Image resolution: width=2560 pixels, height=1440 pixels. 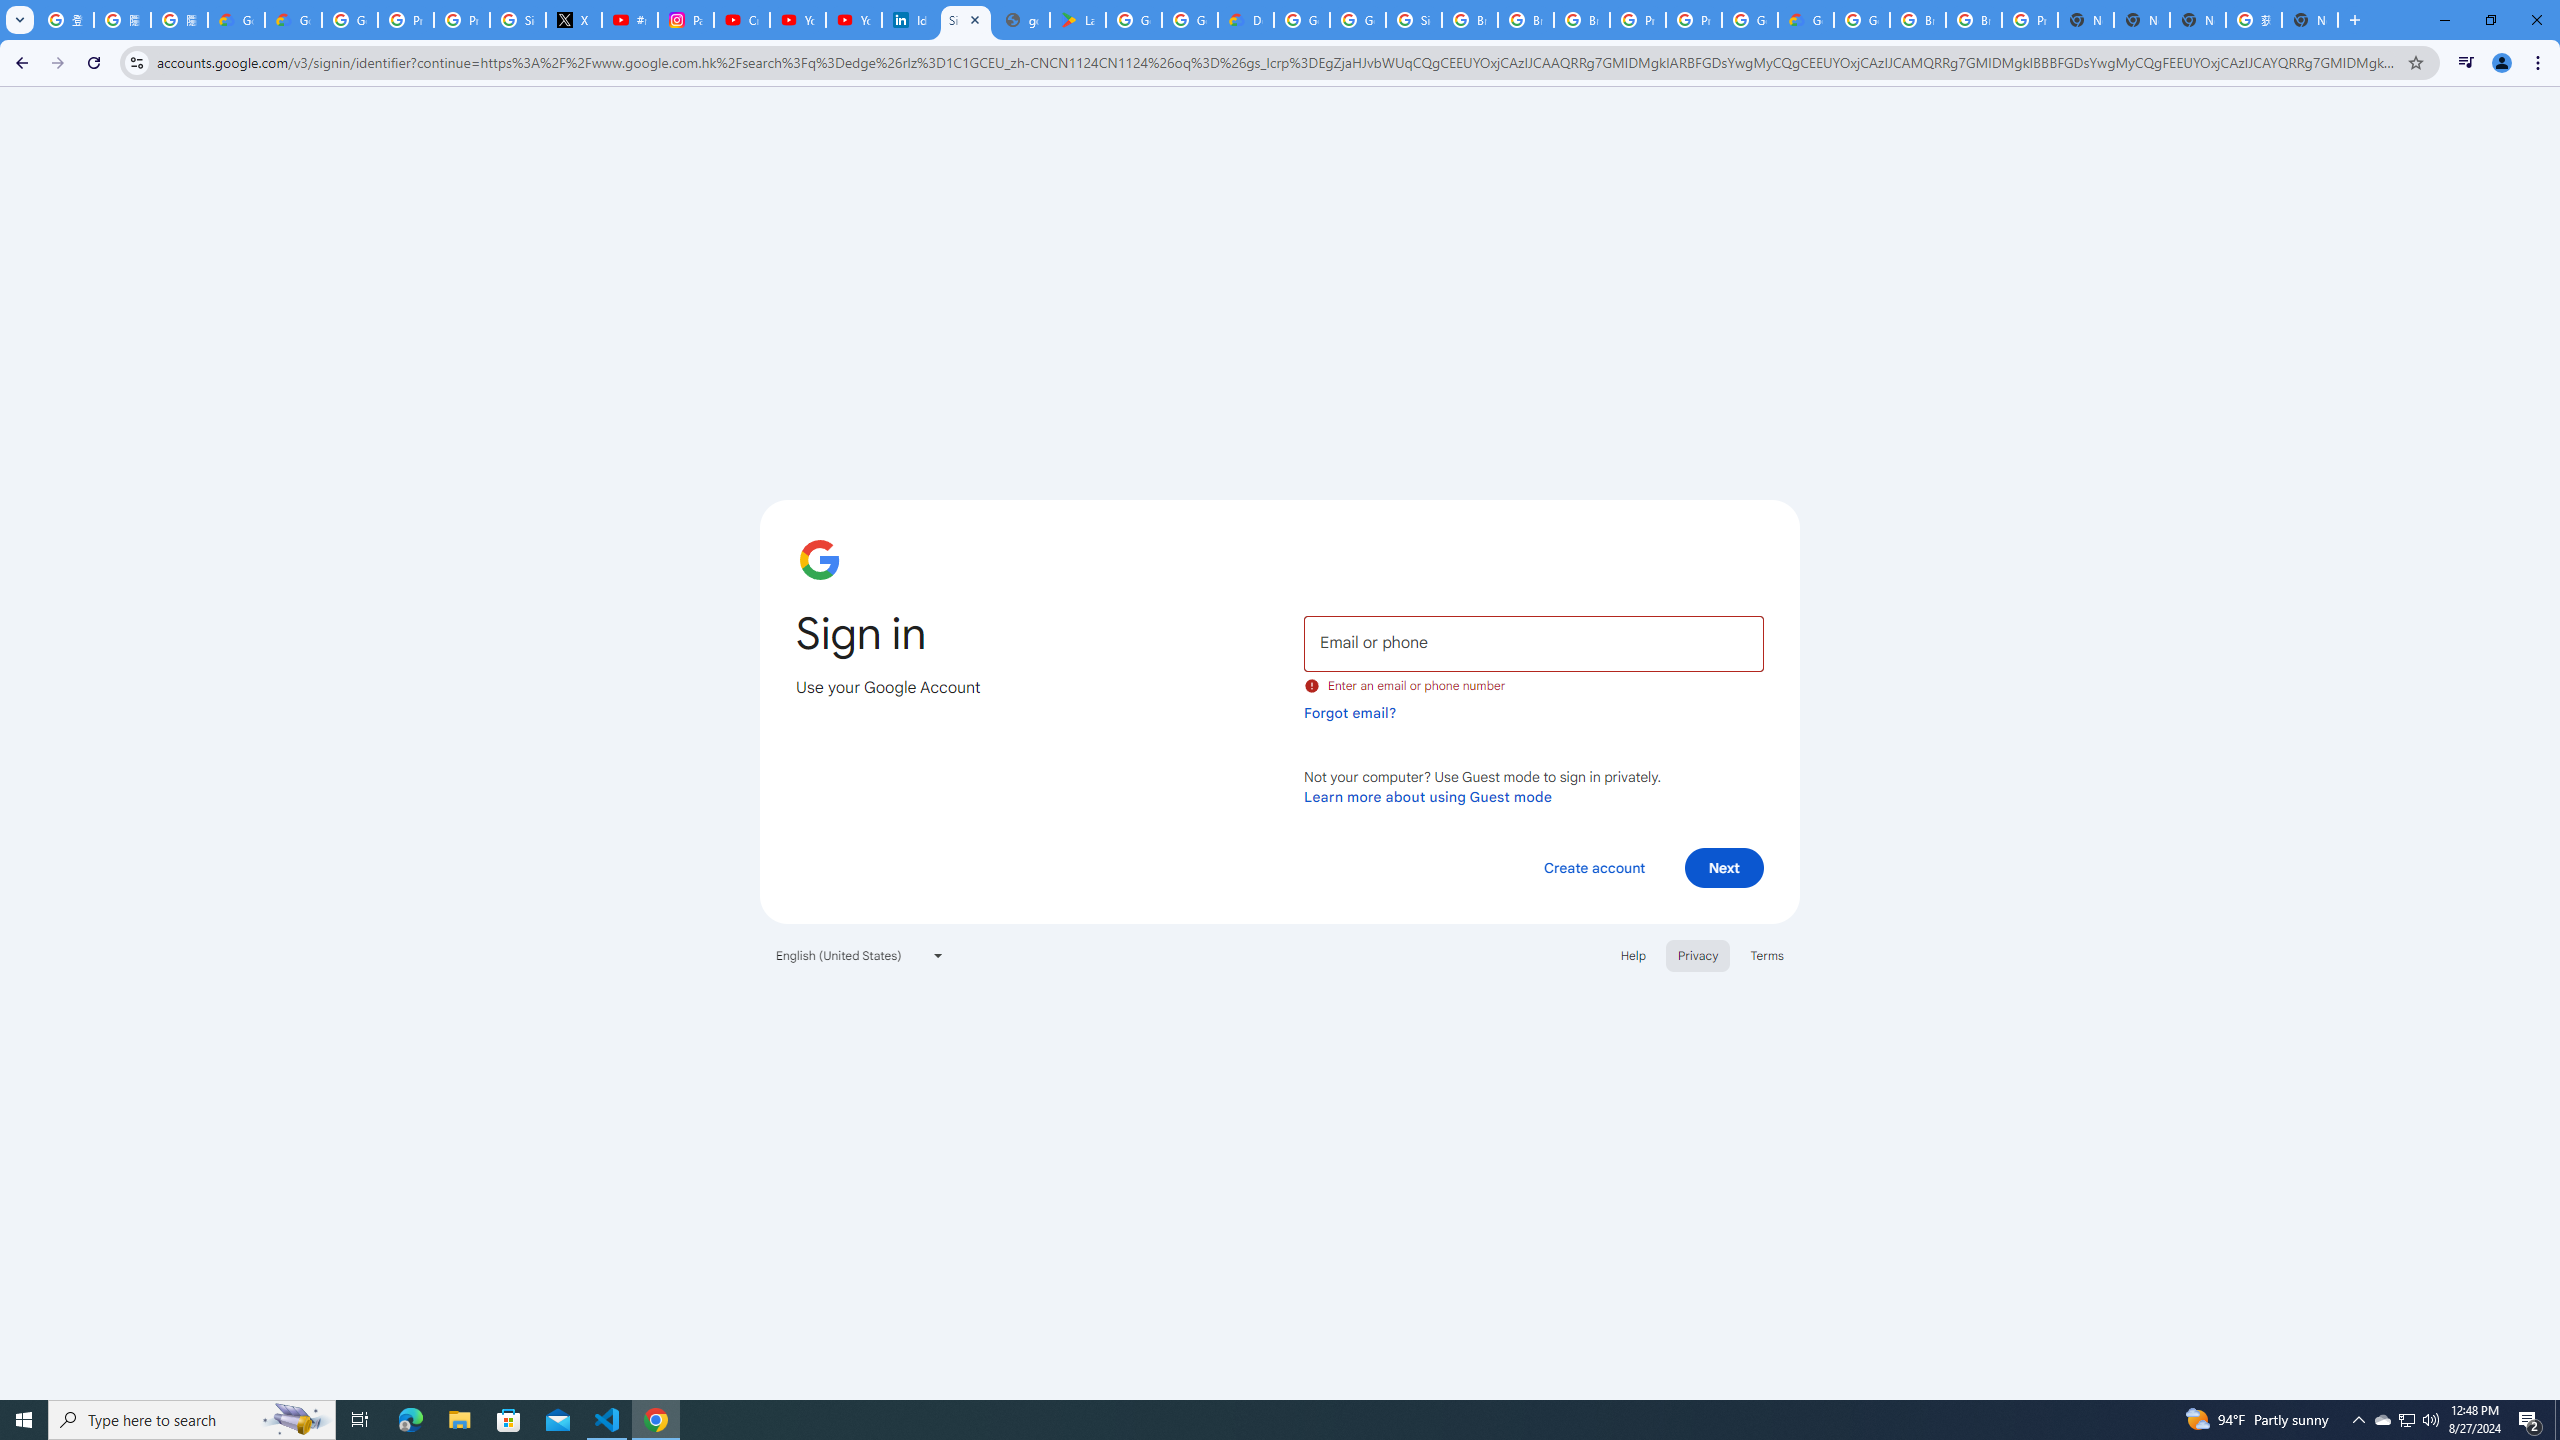 What do you see at coordinates (1427, 796) in the screenshot?
I see `'Learn more about using Guest mode'` at bounding box center [1427, 796].